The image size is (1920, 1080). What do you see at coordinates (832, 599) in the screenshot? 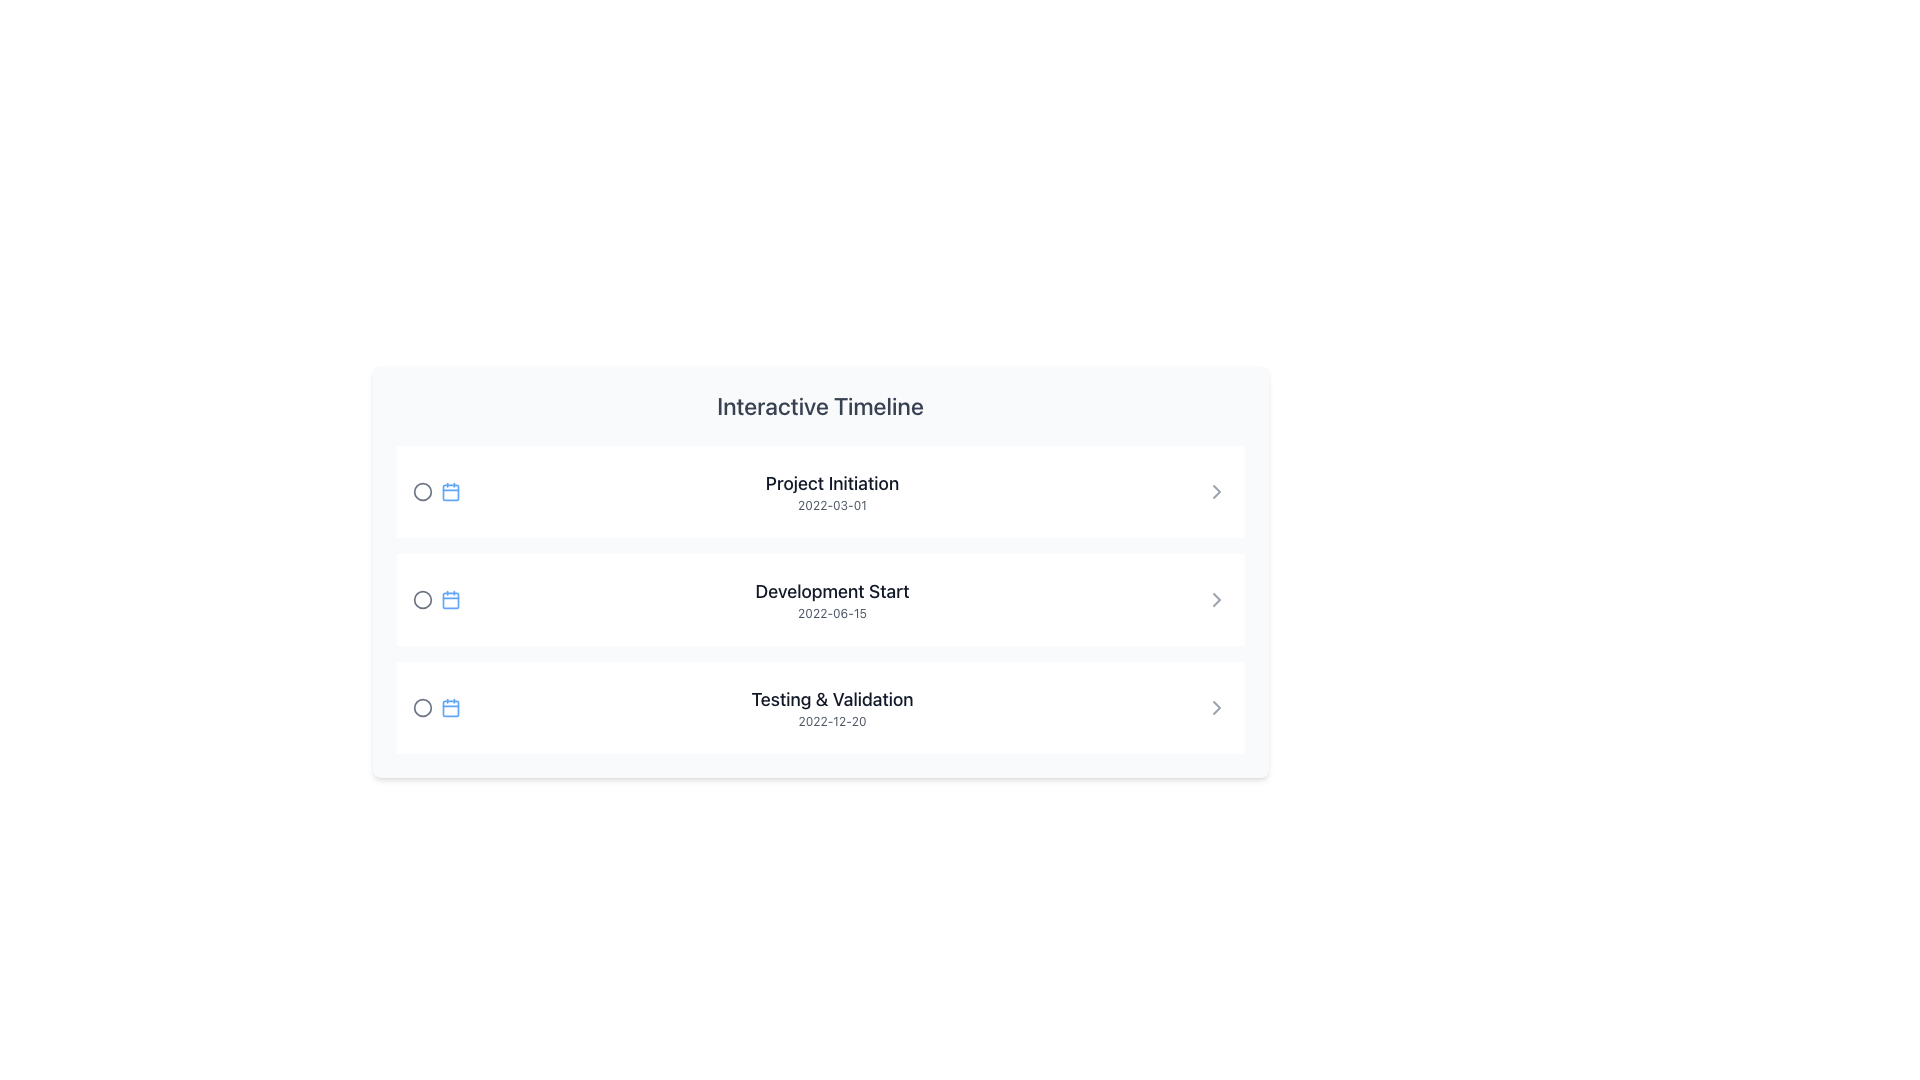
I see `displayed information from the text element labeled 'Development Start' with the date '2022-06-15' in the 'Interactive Timeline' section` at bounding box center [832, 599].